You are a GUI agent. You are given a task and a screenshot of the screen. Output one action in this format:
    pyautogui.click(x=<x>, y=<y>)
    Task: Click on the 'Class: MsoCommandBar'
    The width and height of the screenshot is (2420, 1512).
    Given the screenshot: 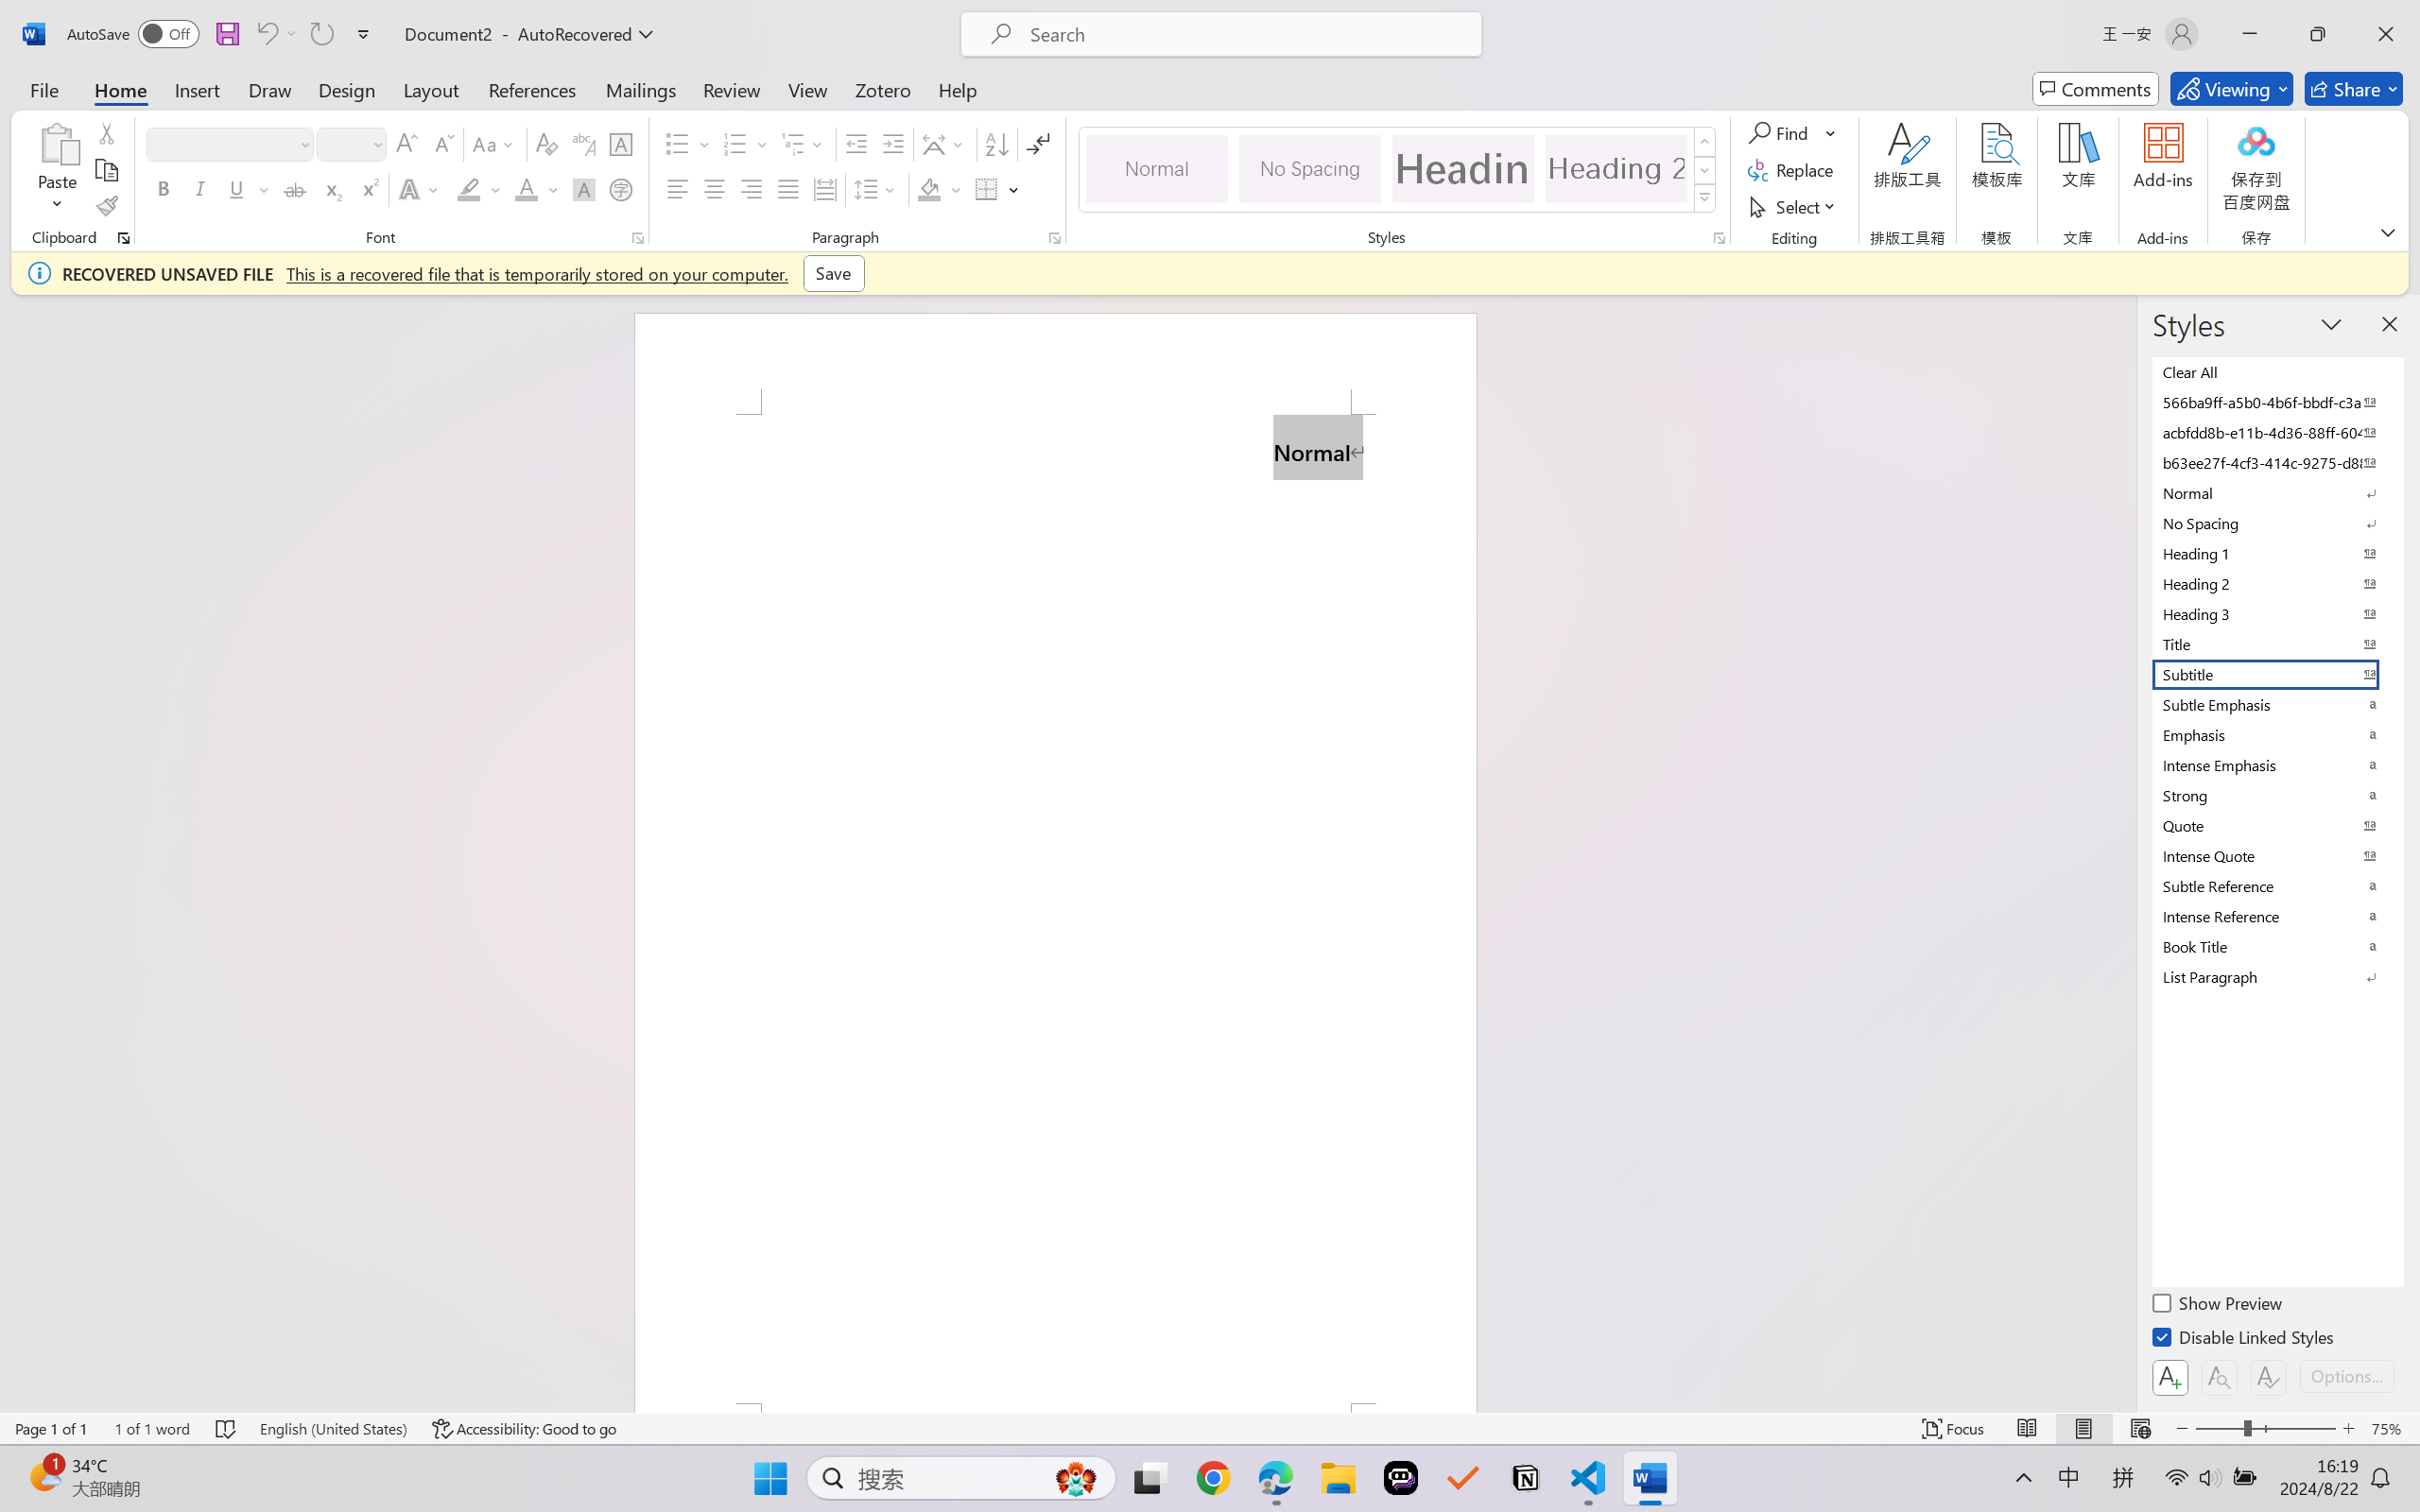 What is the action you would take?
    pyautogui.click(x=1210, y=1428)
    